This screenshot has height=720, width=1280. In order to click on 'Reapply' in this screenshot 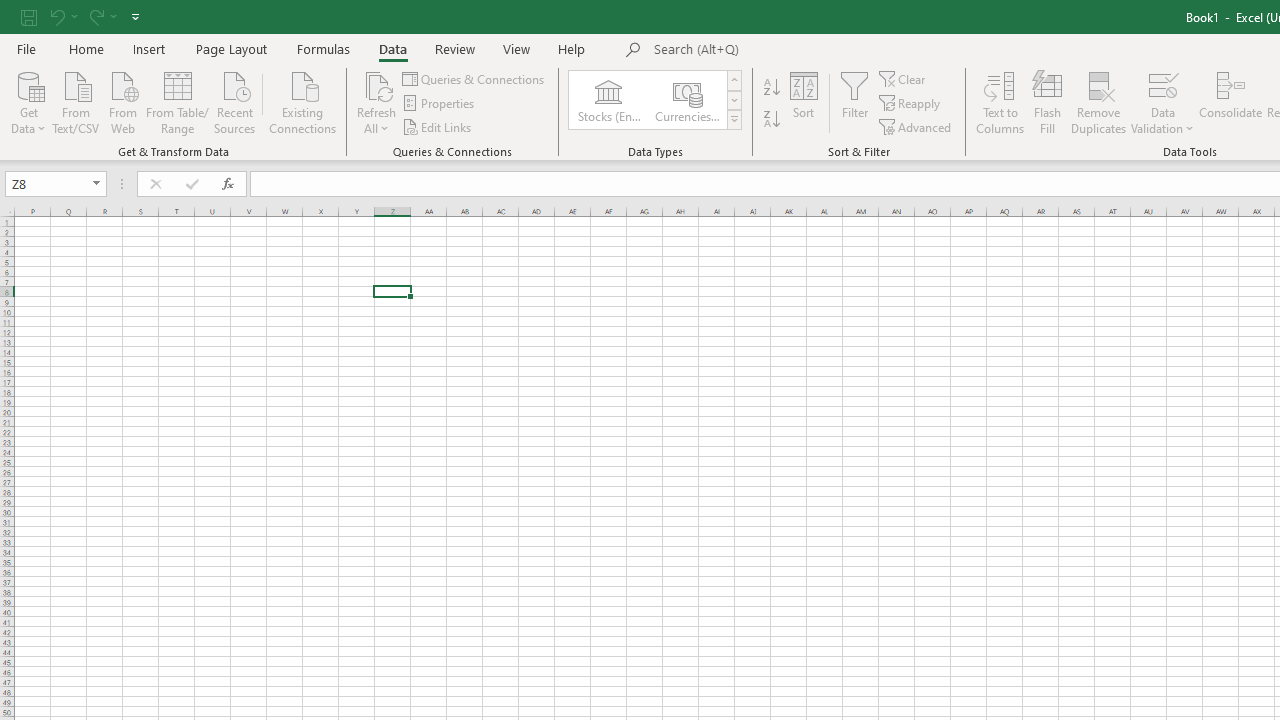, I will do `click(910, 103)`.